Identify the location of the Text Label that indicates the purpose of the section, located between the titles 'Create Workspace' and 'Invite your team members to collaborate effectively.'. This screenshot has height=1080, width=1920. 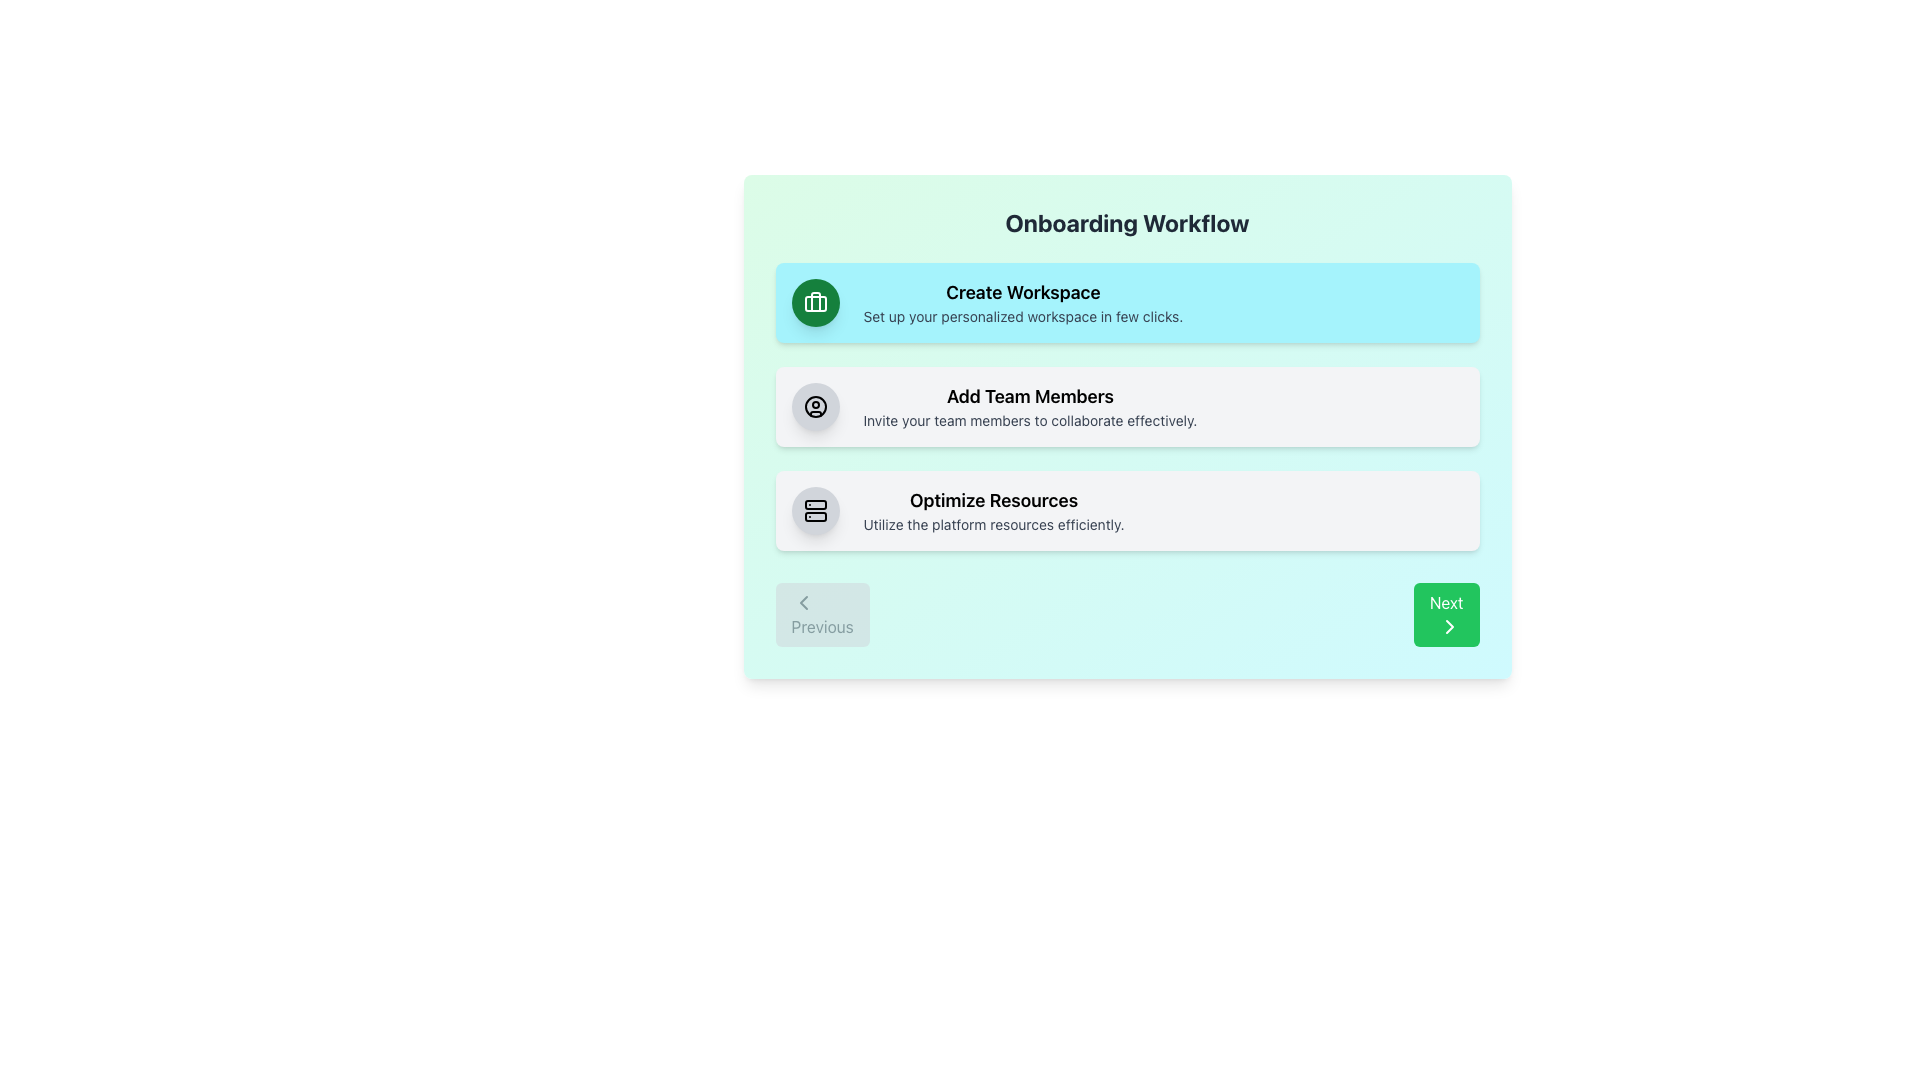
(1030, 397).